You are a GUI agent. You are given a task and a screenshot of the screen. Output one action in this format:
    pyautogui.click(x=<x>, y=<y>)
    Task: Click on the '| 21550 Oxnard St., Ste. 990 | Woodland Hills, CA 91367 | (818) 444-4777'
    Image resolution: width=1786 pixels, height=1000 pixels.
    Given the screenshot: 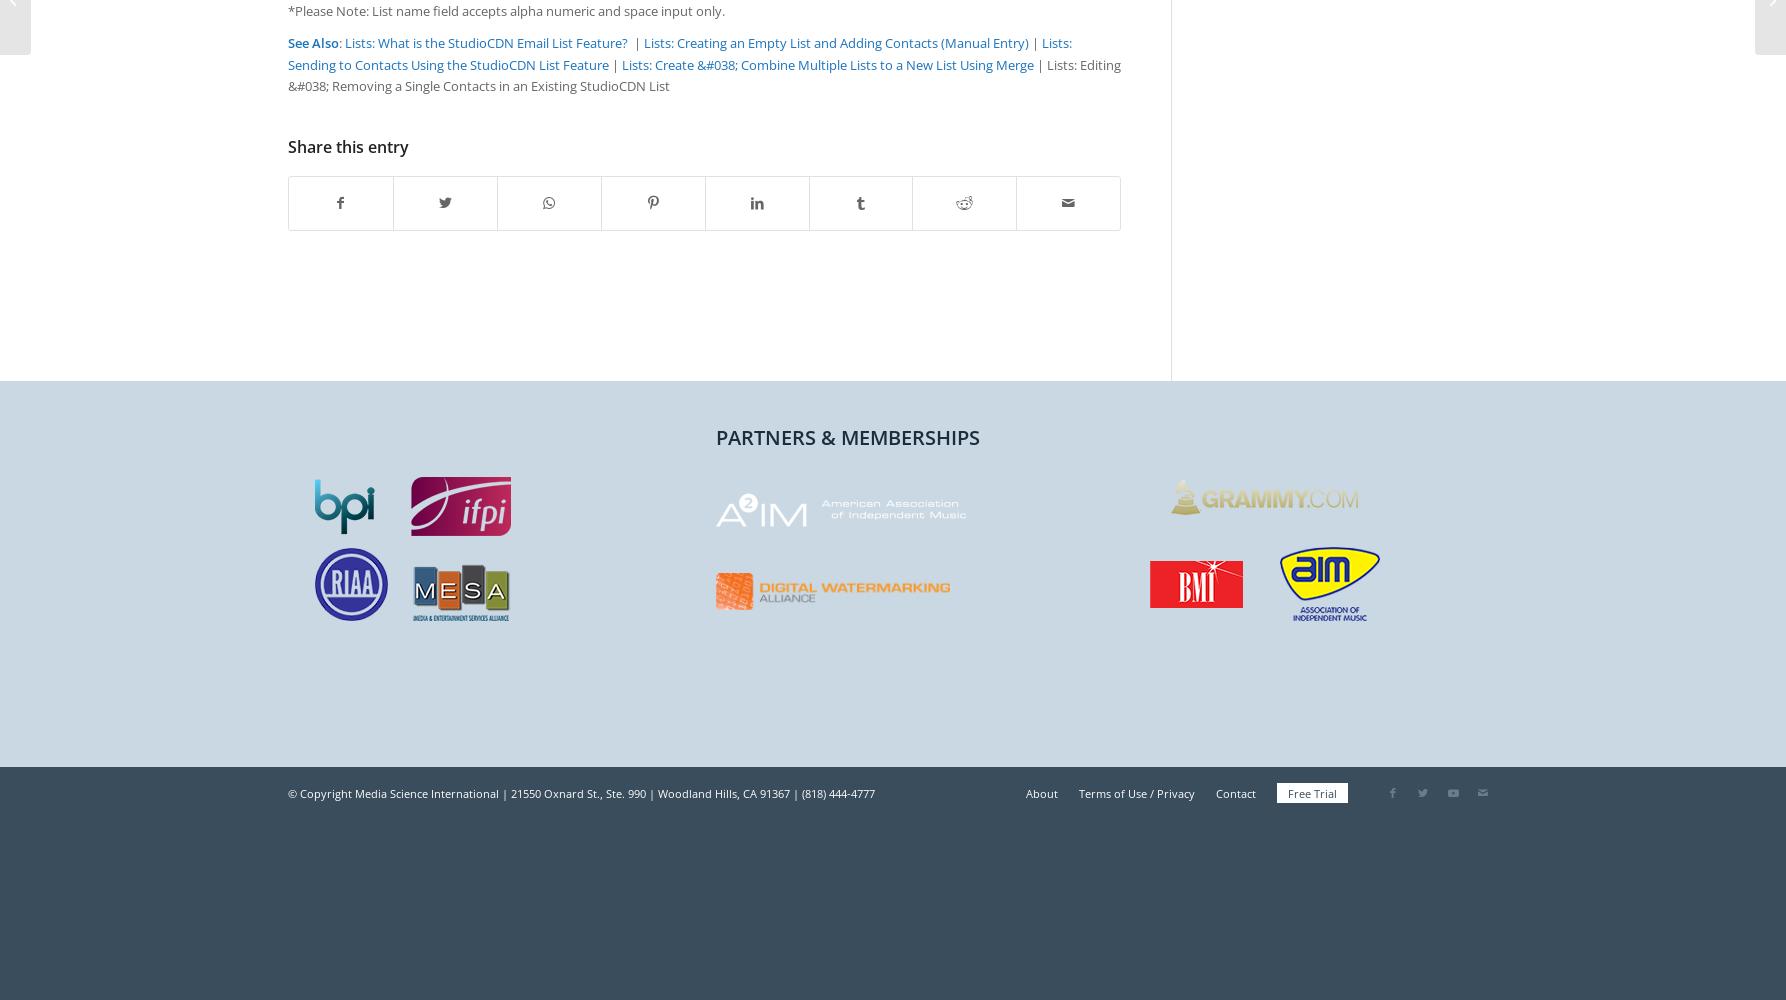 What is the action you would take?
    pyautogui.click(x=687, y=793)
    